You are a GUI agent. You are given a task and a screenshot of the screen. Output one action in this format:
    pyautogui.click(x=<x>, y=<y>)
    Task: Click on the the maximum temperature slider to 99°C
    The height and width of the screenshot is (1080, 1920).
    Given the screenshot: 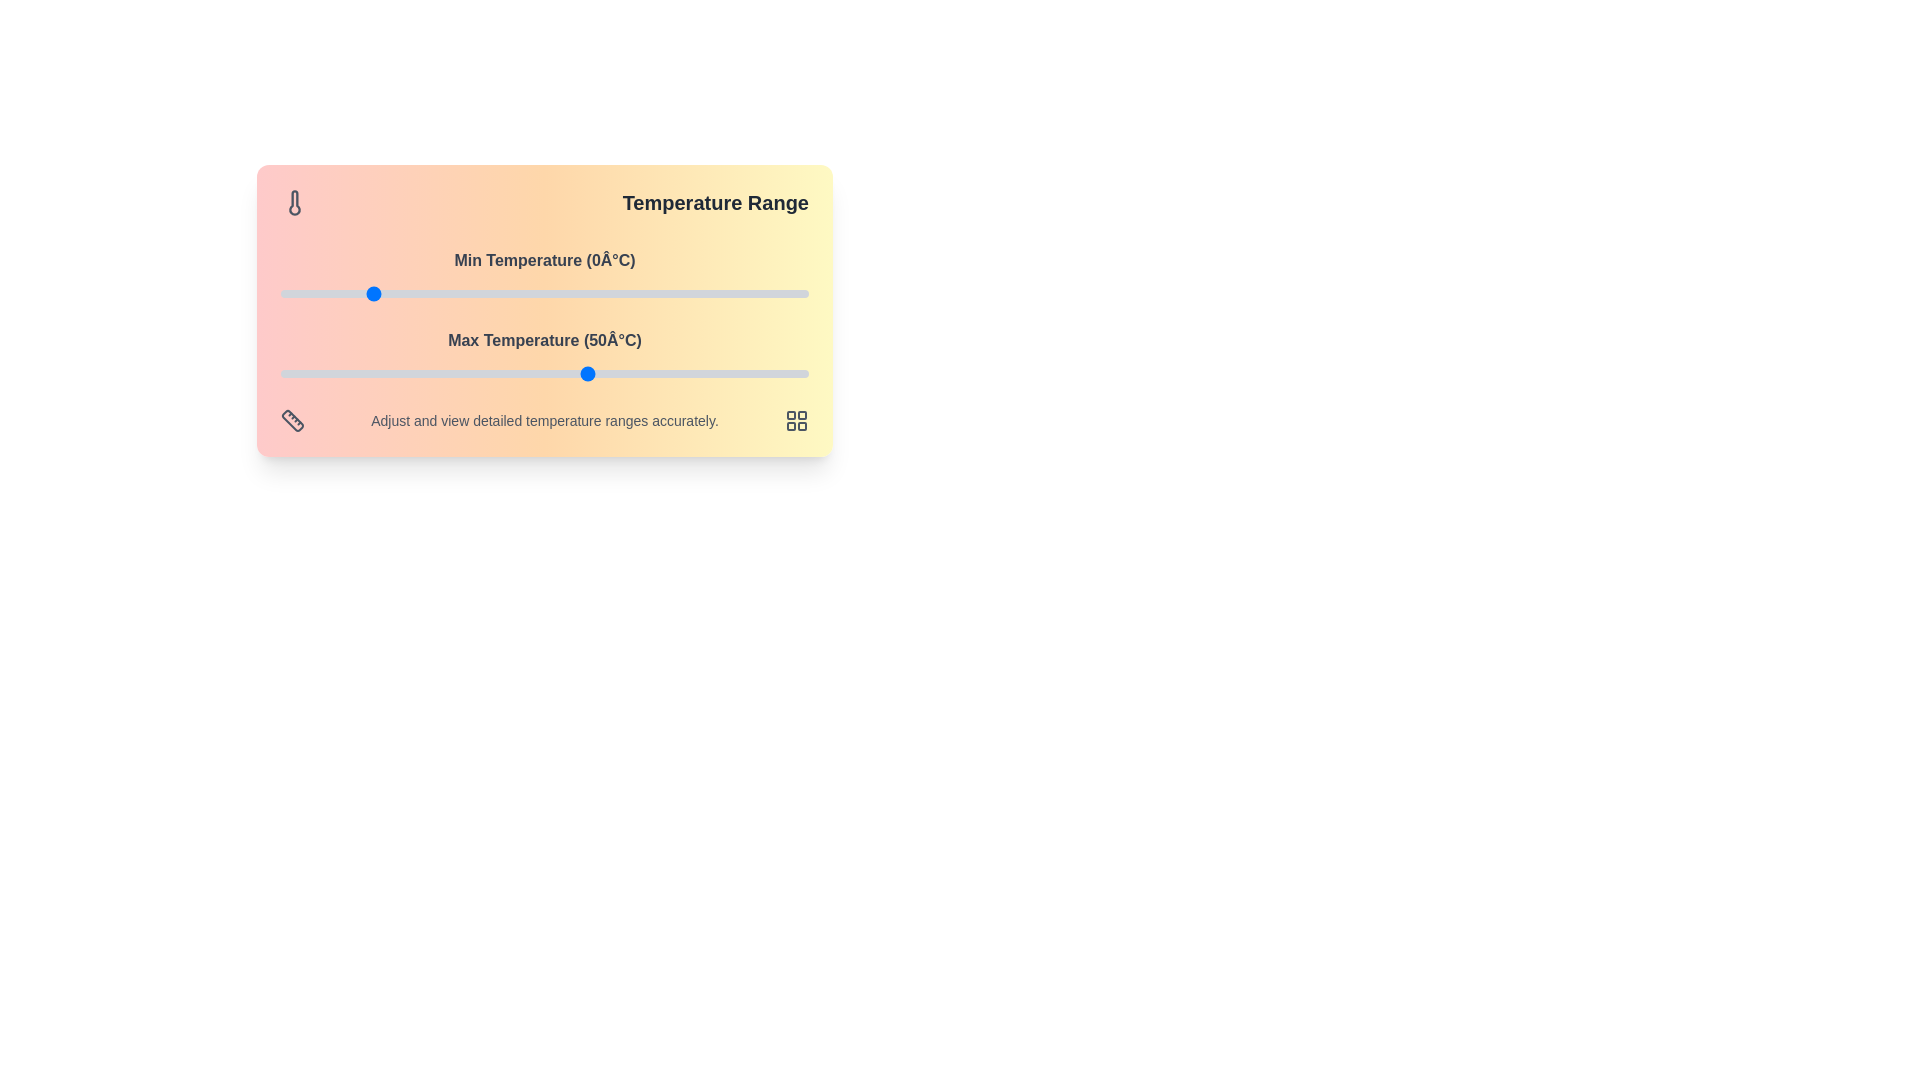 What is the action you would take?
    pyautogui.click(x=804, y=374)
    